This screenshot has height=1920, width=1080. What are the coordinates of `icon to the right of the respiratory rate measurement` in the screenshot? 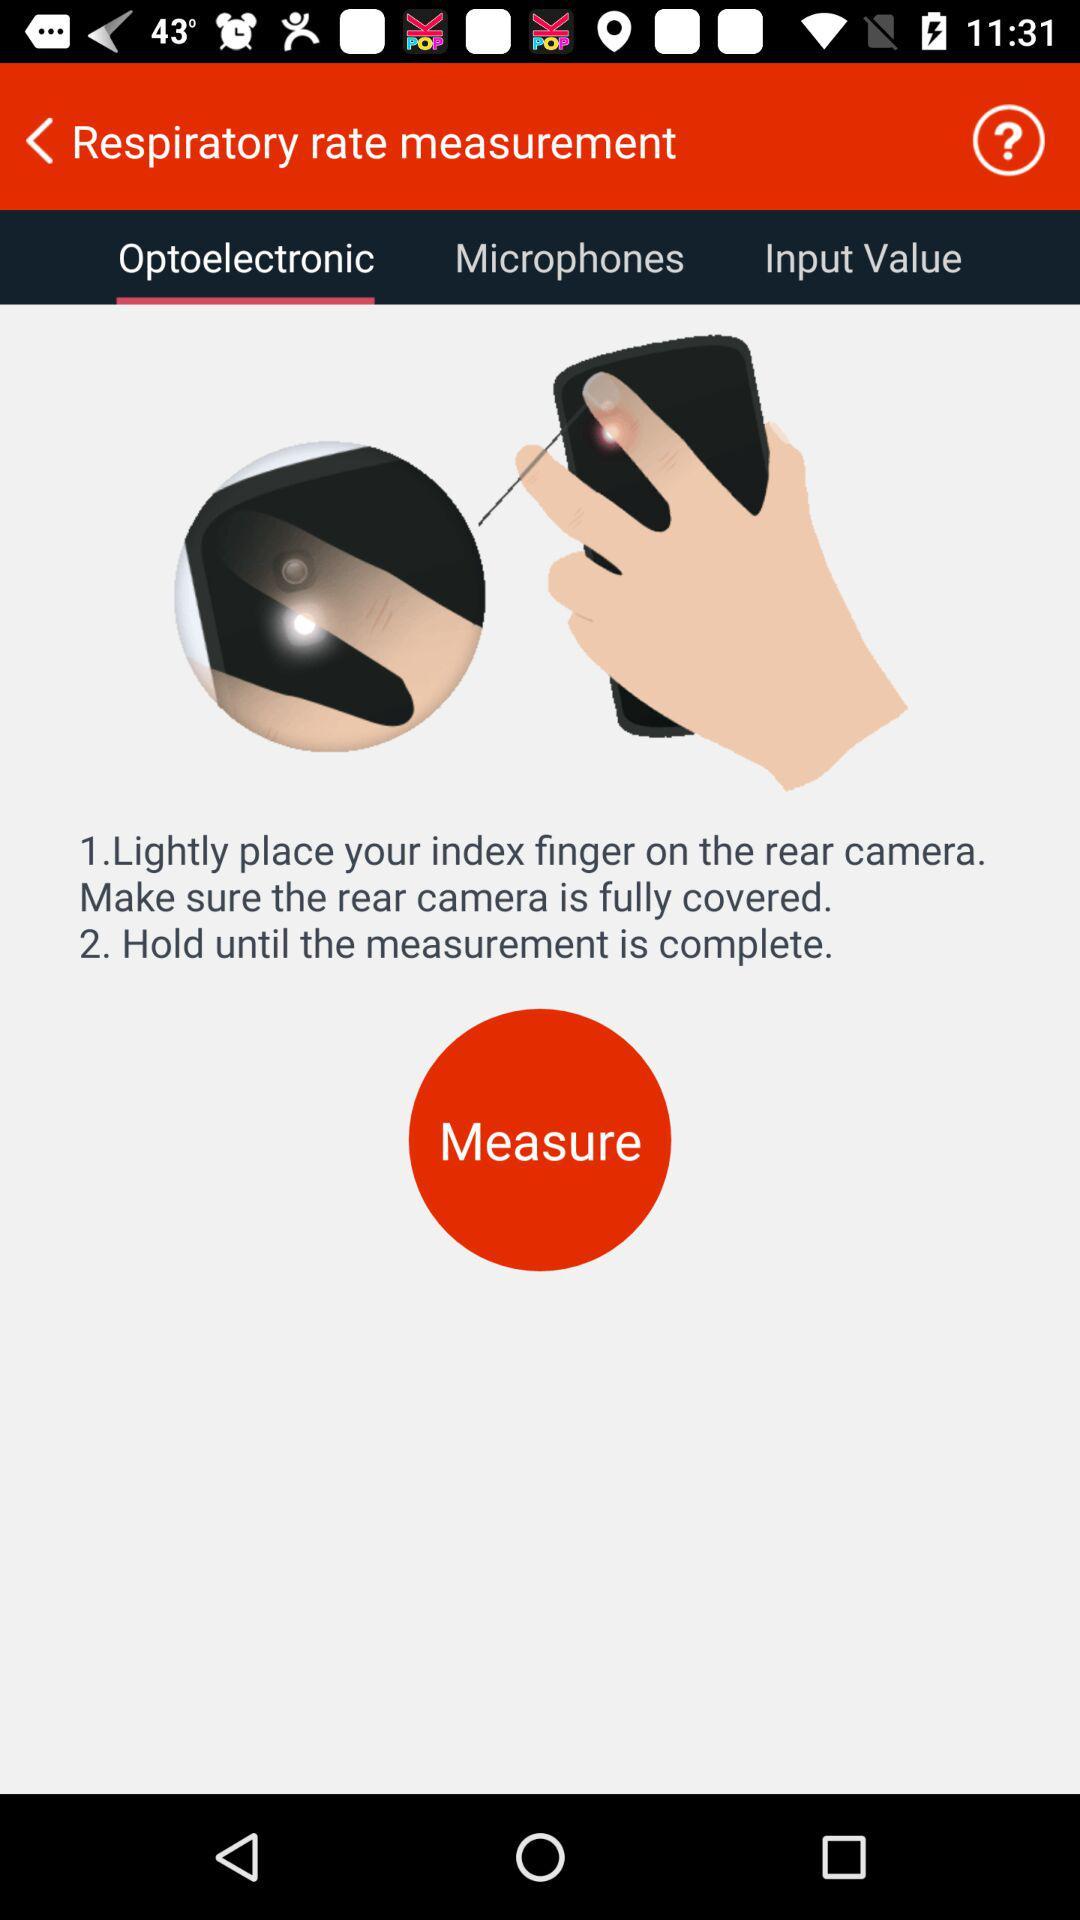 It's located at (1008, 139).